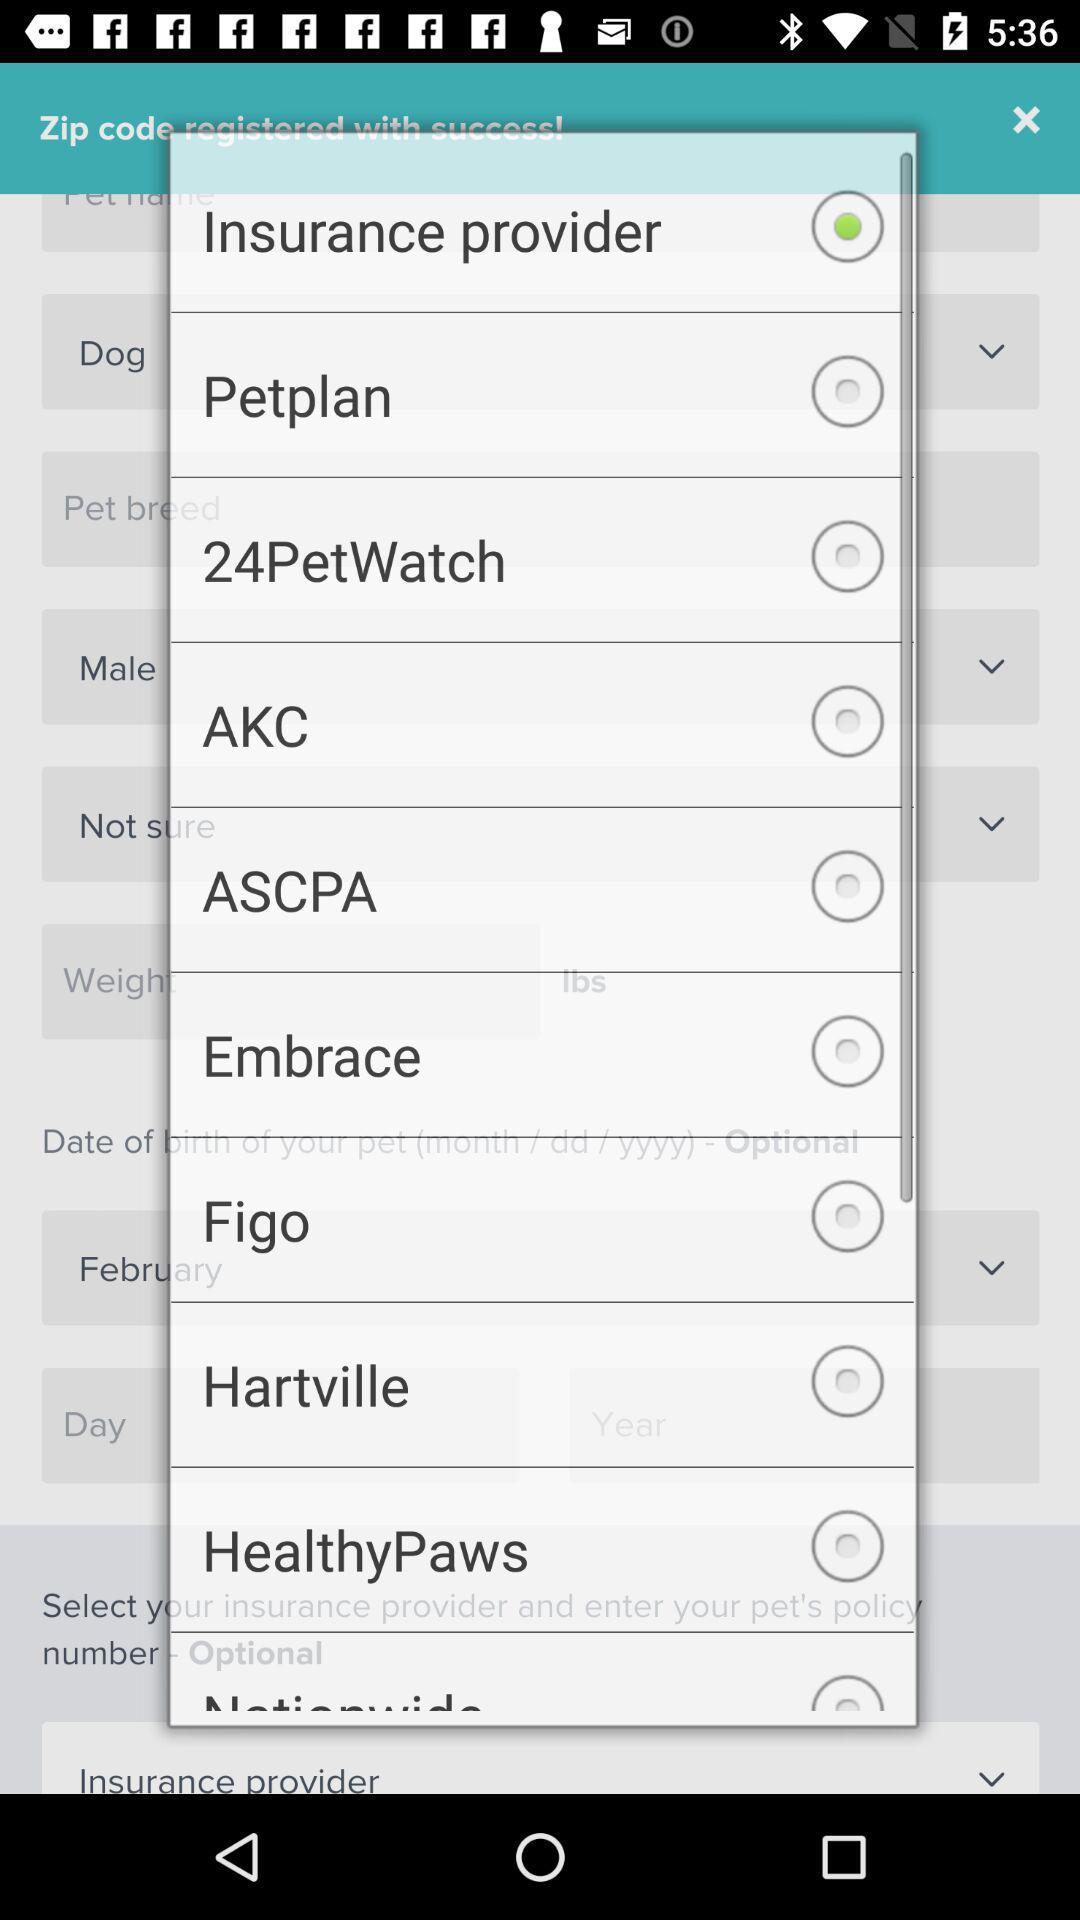  What do you see at coordinates (542, 1226) in the screenshot?
I see `the checkbox below embrace item` at bounding box center [542, 1226].